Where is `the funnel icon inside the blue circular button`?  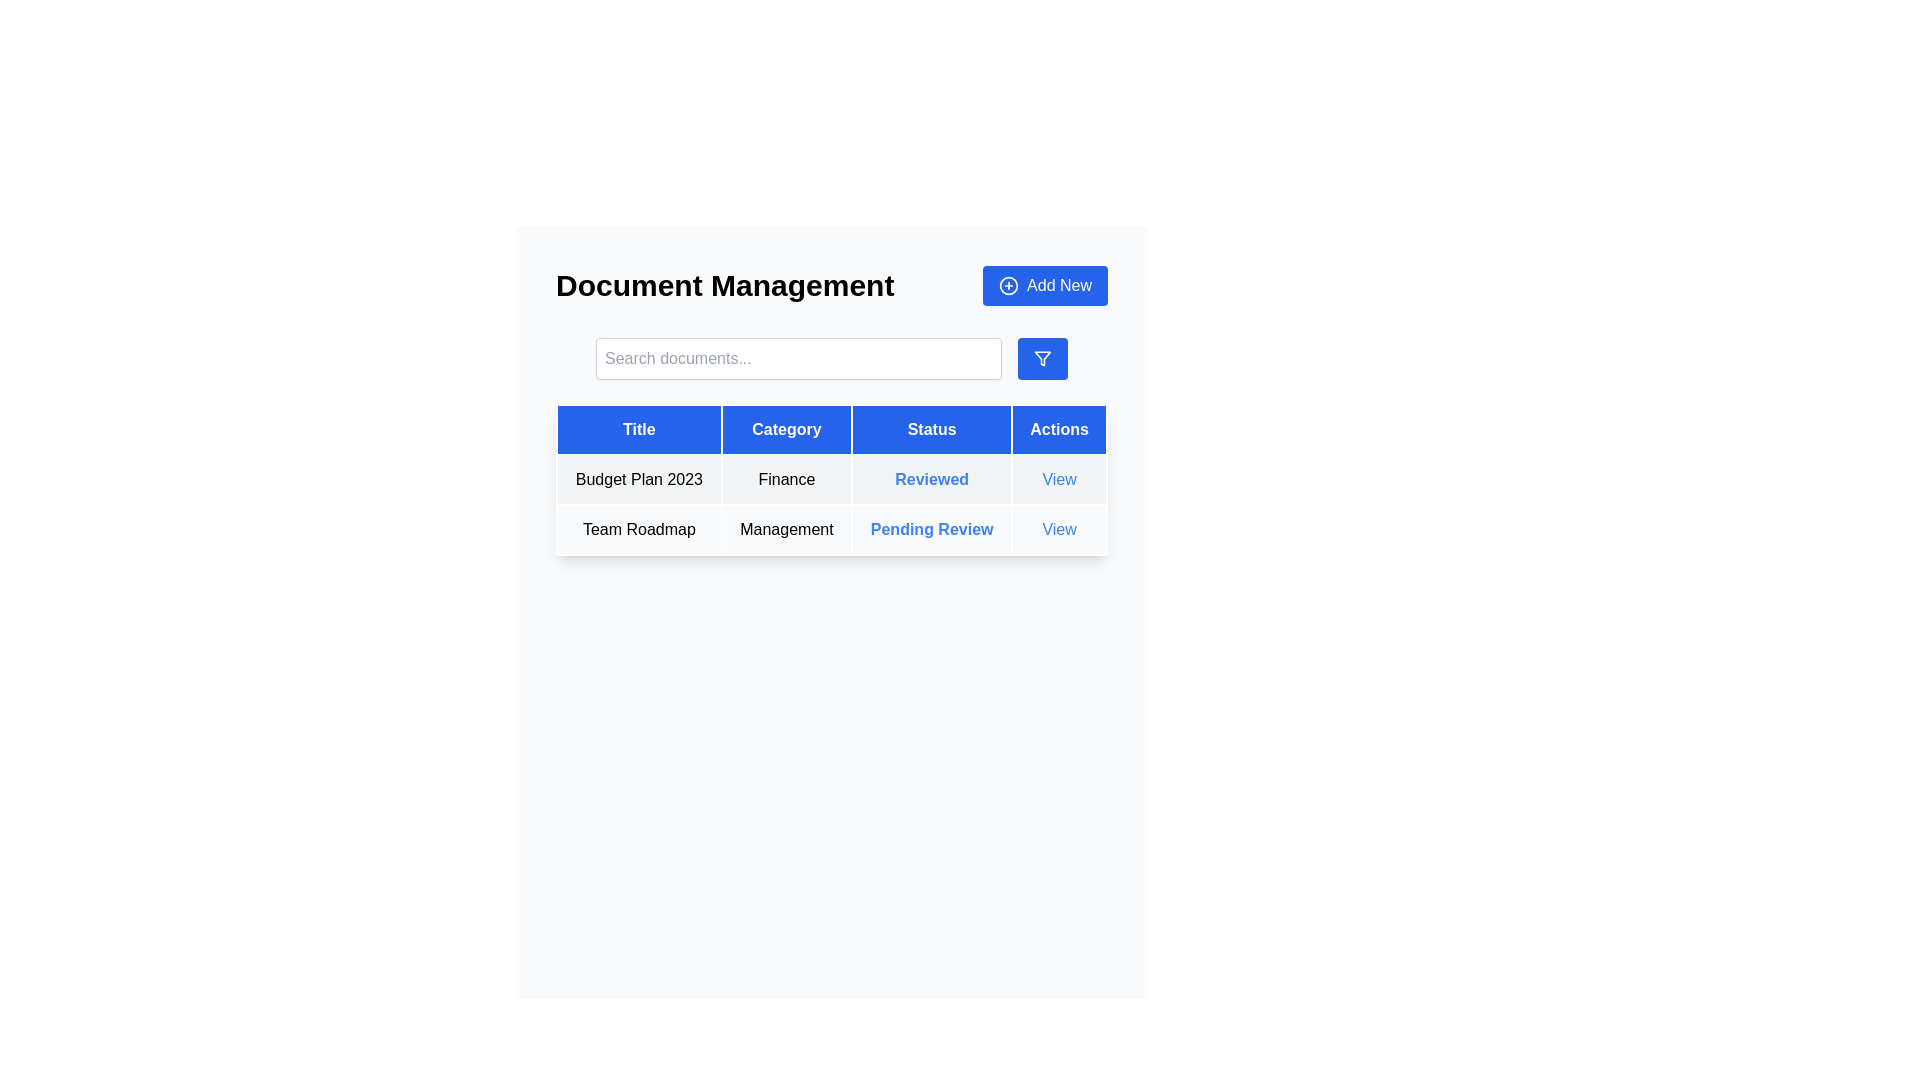
the funnel icon inside the blue circular button is located at coordinates (1041, 357).